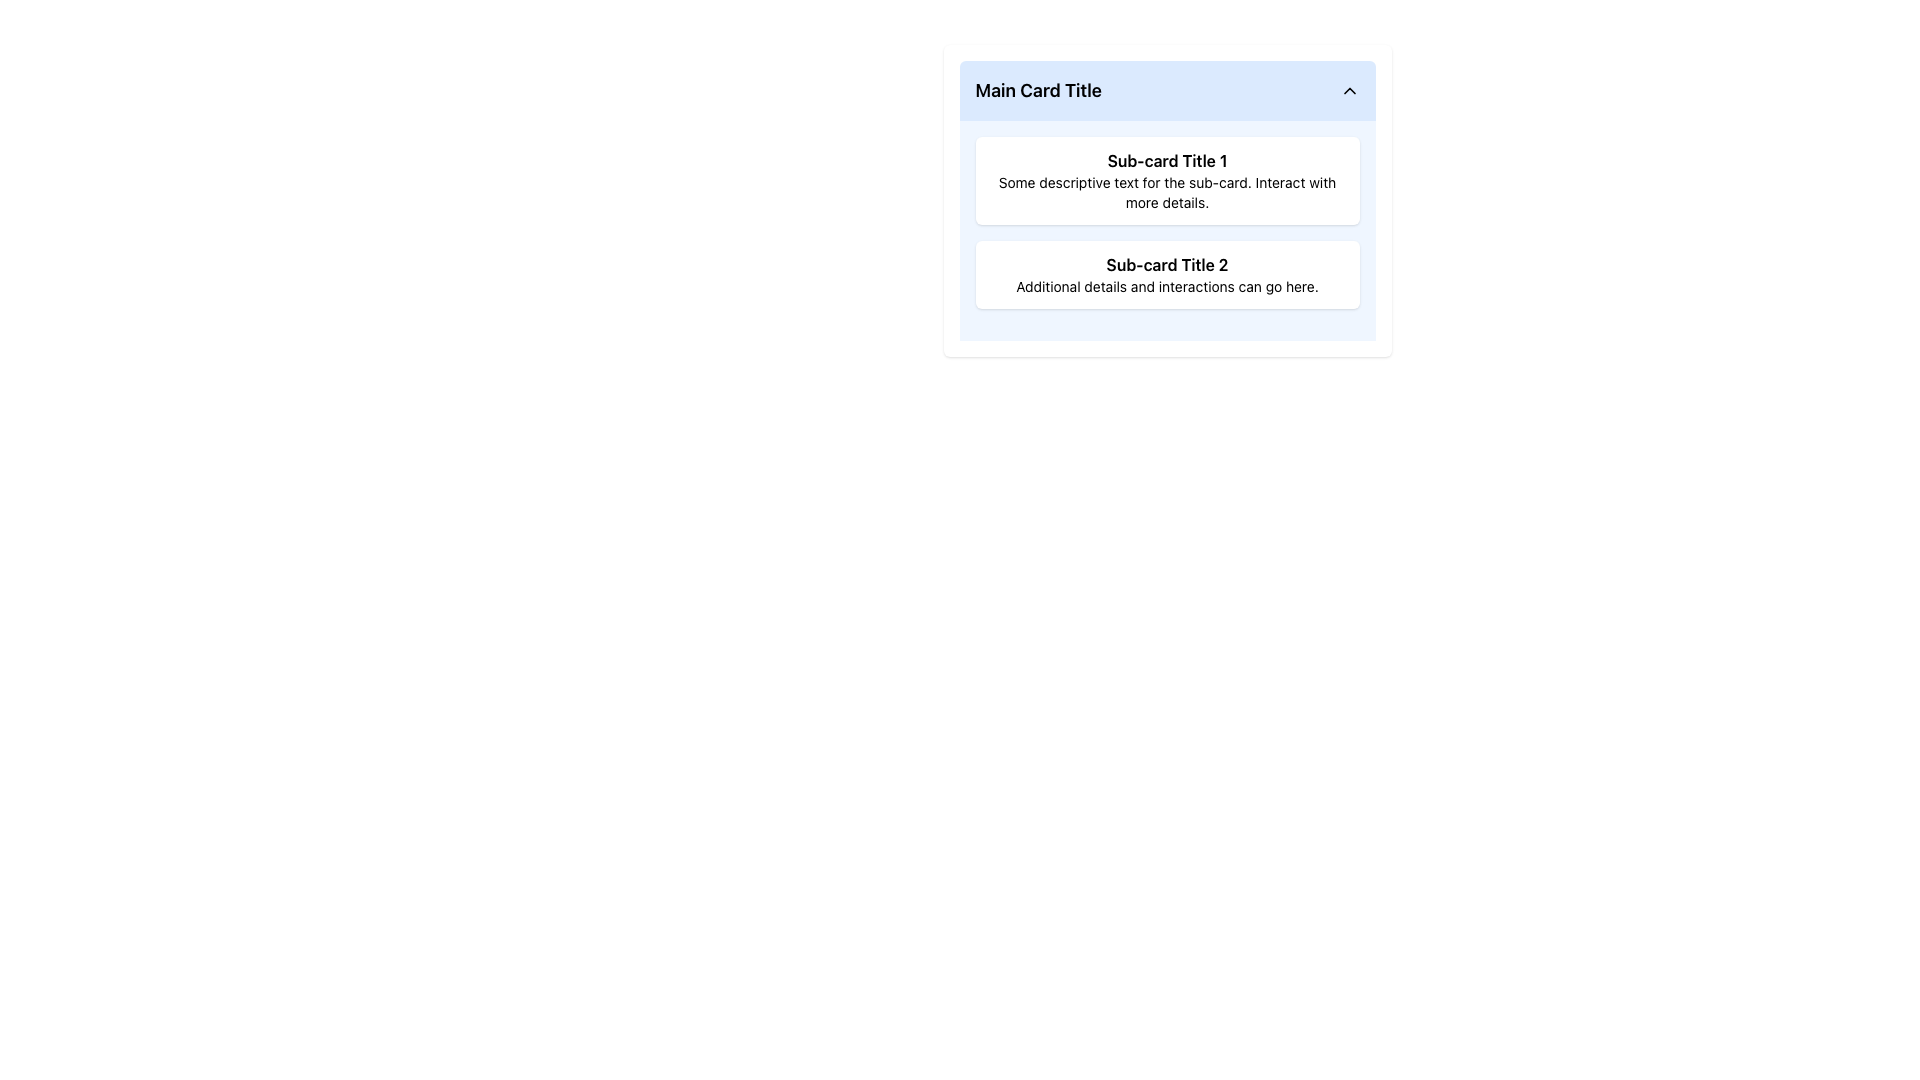 Image resolution: width=1920 pixels, height=1080 pixels. What do you see at coordinates (1167, 160) in the screenshot?
I see `the title text label of the sub-card section located in the upper part of the main card titled 'Main Card Title'` at bounding box center [1167, 160].